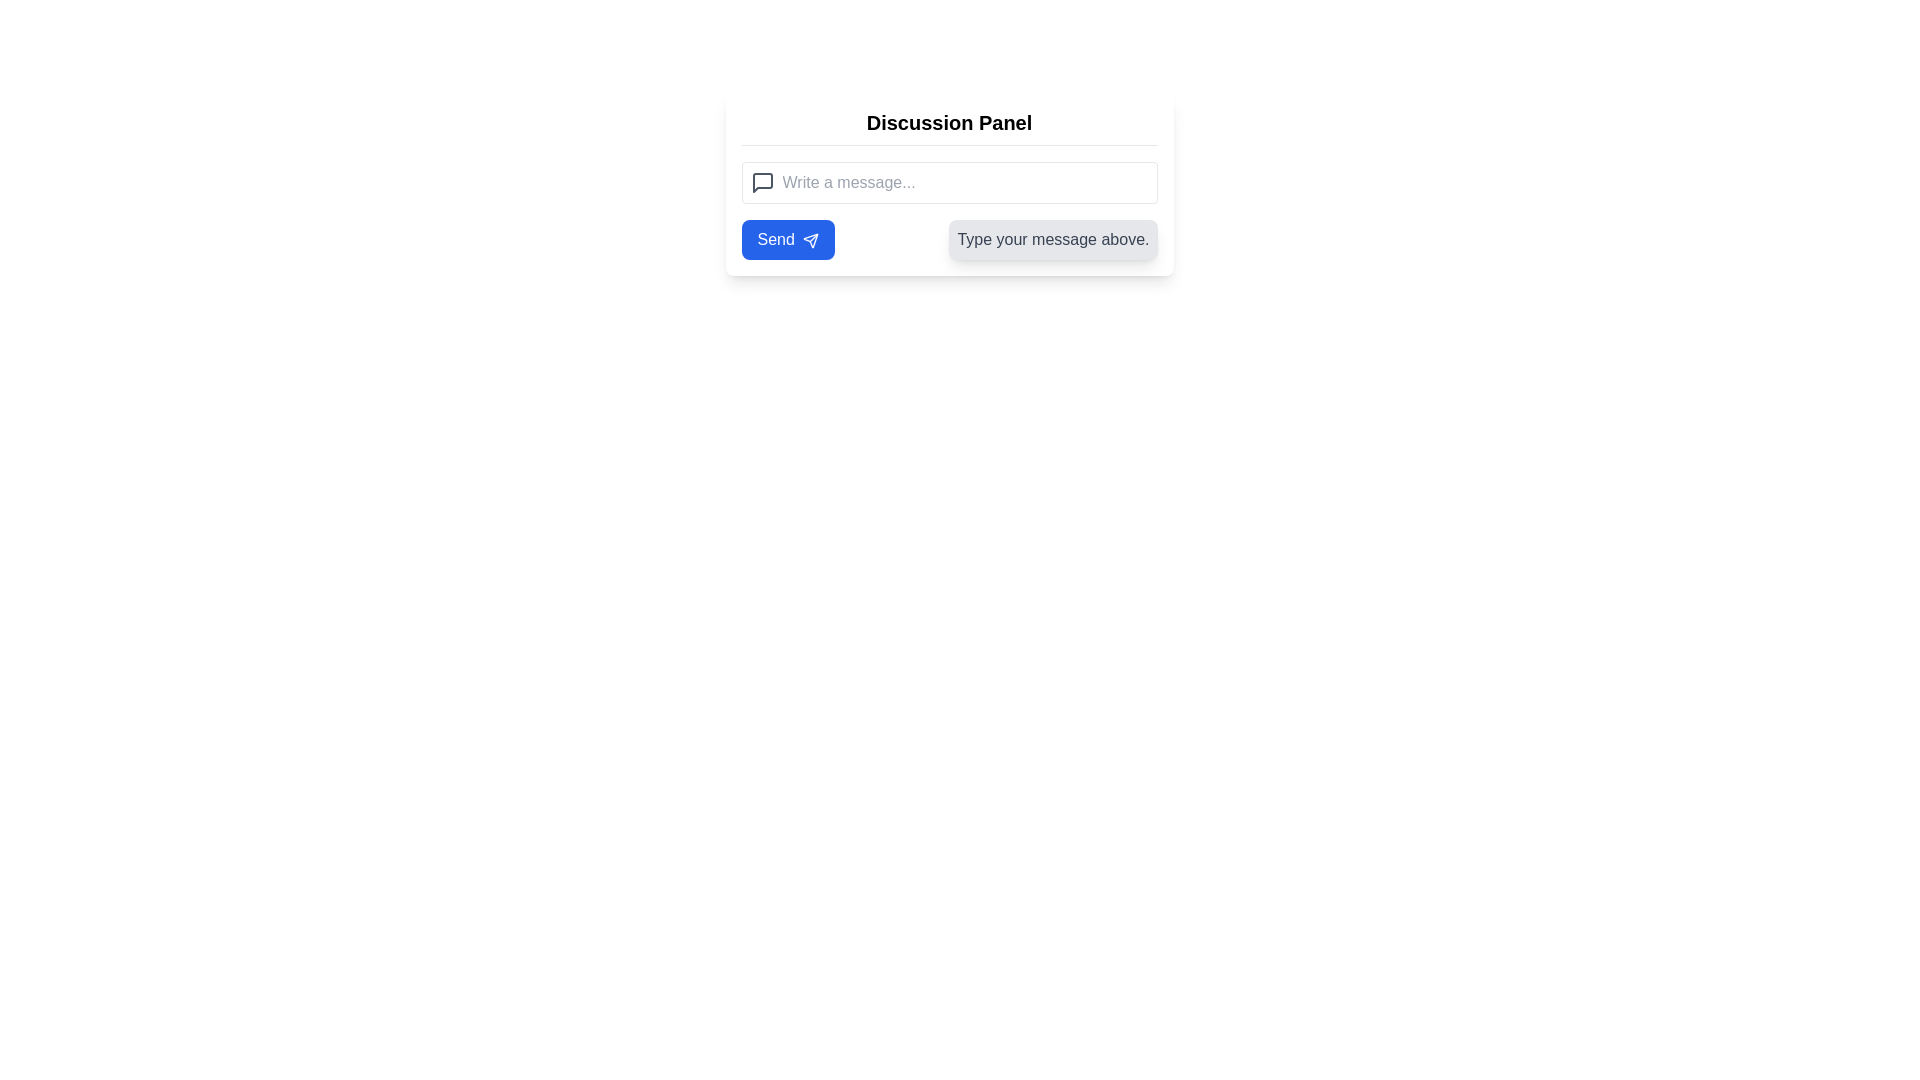  Describe the element at coordinates (811, 239) in the screenshot. I see `the small triangular icon resembling a paper airplane, located inside the blue 'Send' button in the bottom-left corner of the panel, for its symbolic function of sending a message` at that location.